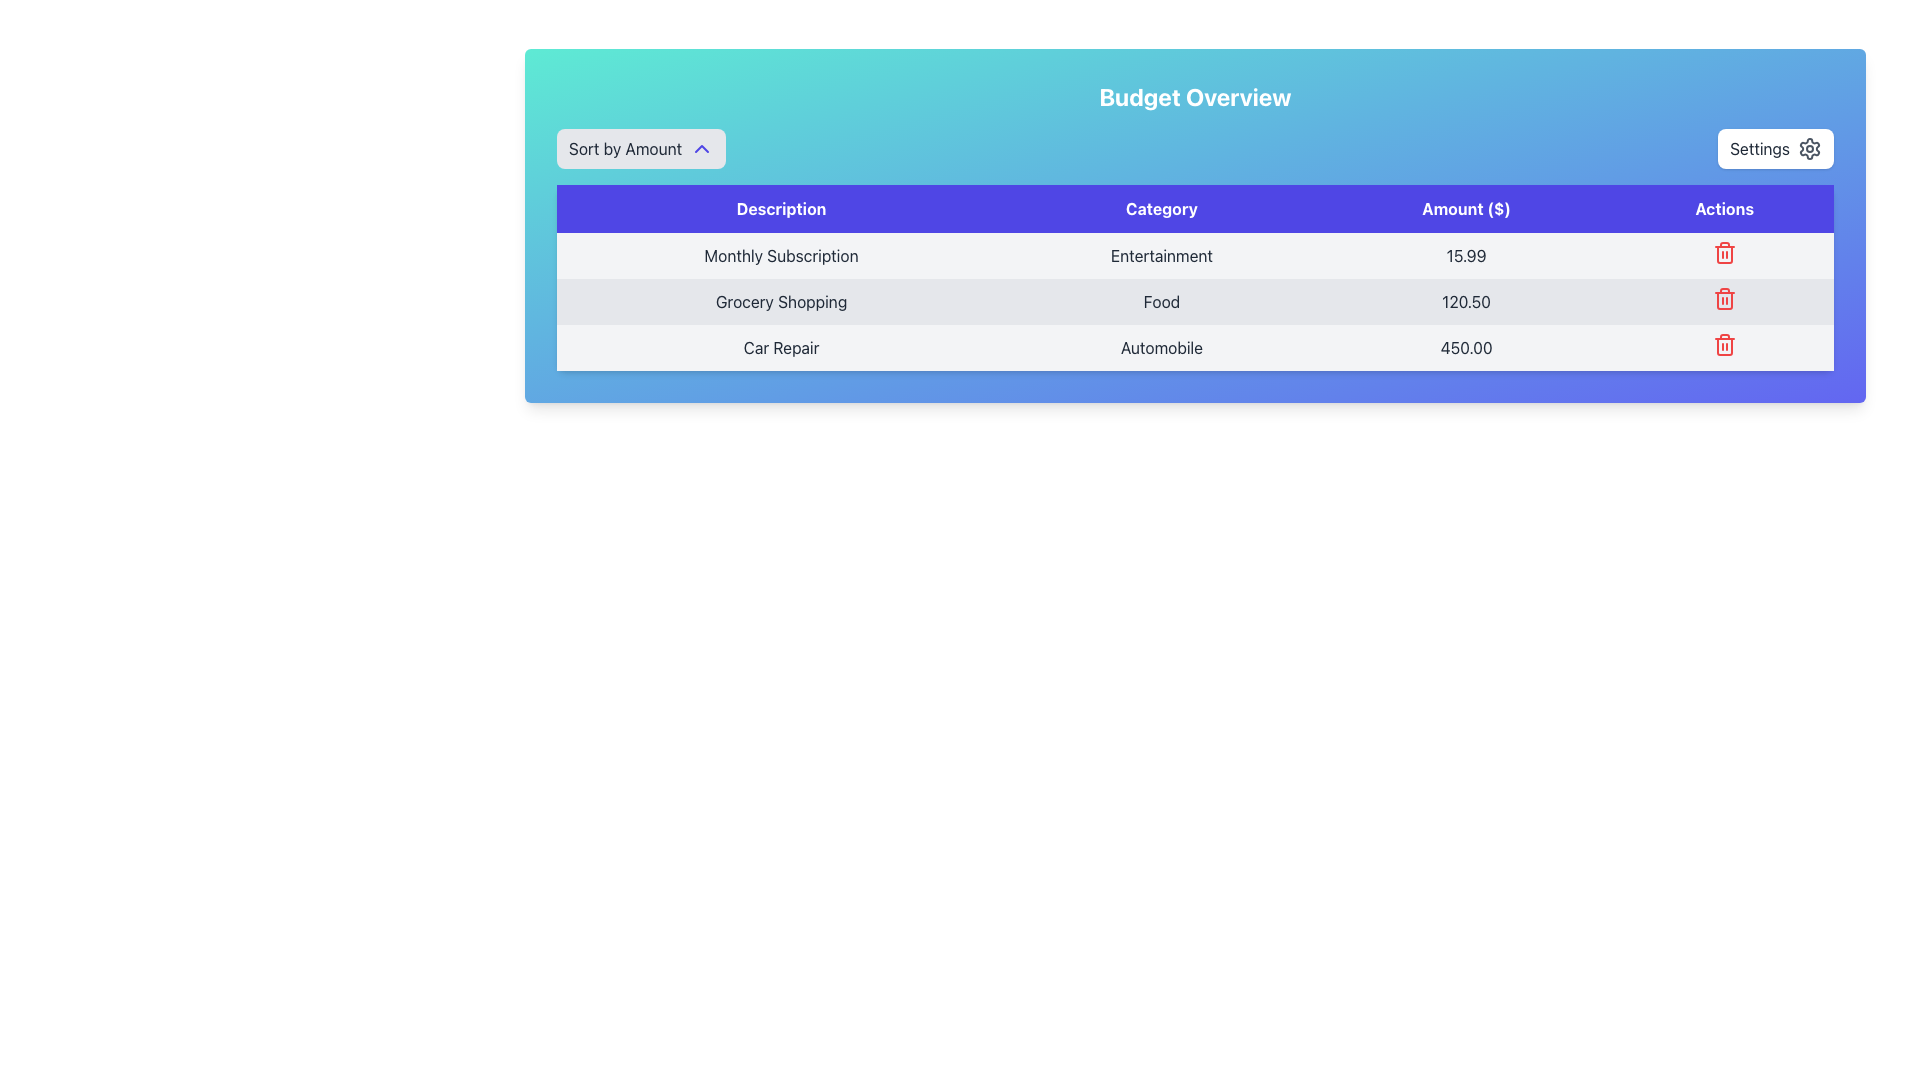 The image size is (1920, 1080). I want to click on the upward-pointing chevron arrow icon located to the right of the 'Sort by Amount' text label, which is used for toggling the sorting order of a list or table, so click(702, 148).